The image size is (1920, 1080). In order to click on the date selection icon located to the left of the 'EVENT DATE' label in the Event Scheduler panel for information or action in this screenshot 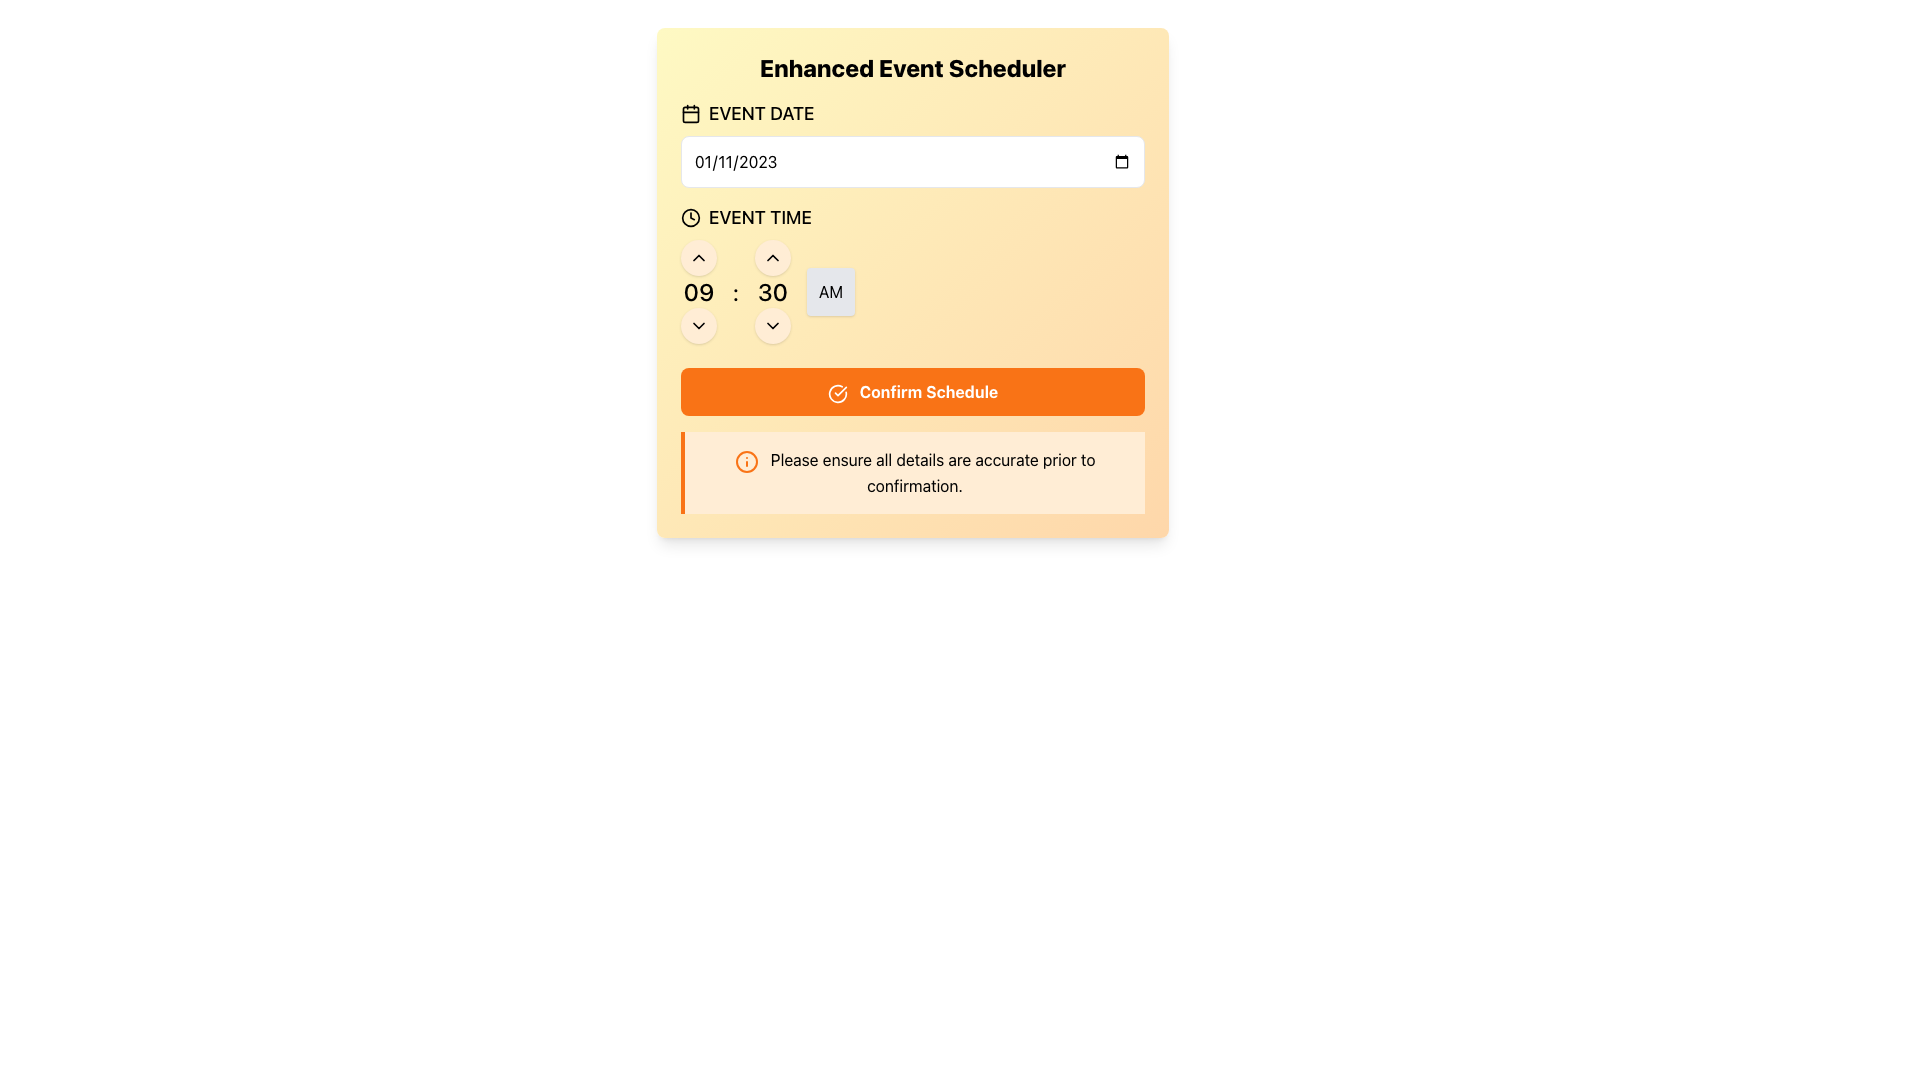, I will do `click(691, 114)`.